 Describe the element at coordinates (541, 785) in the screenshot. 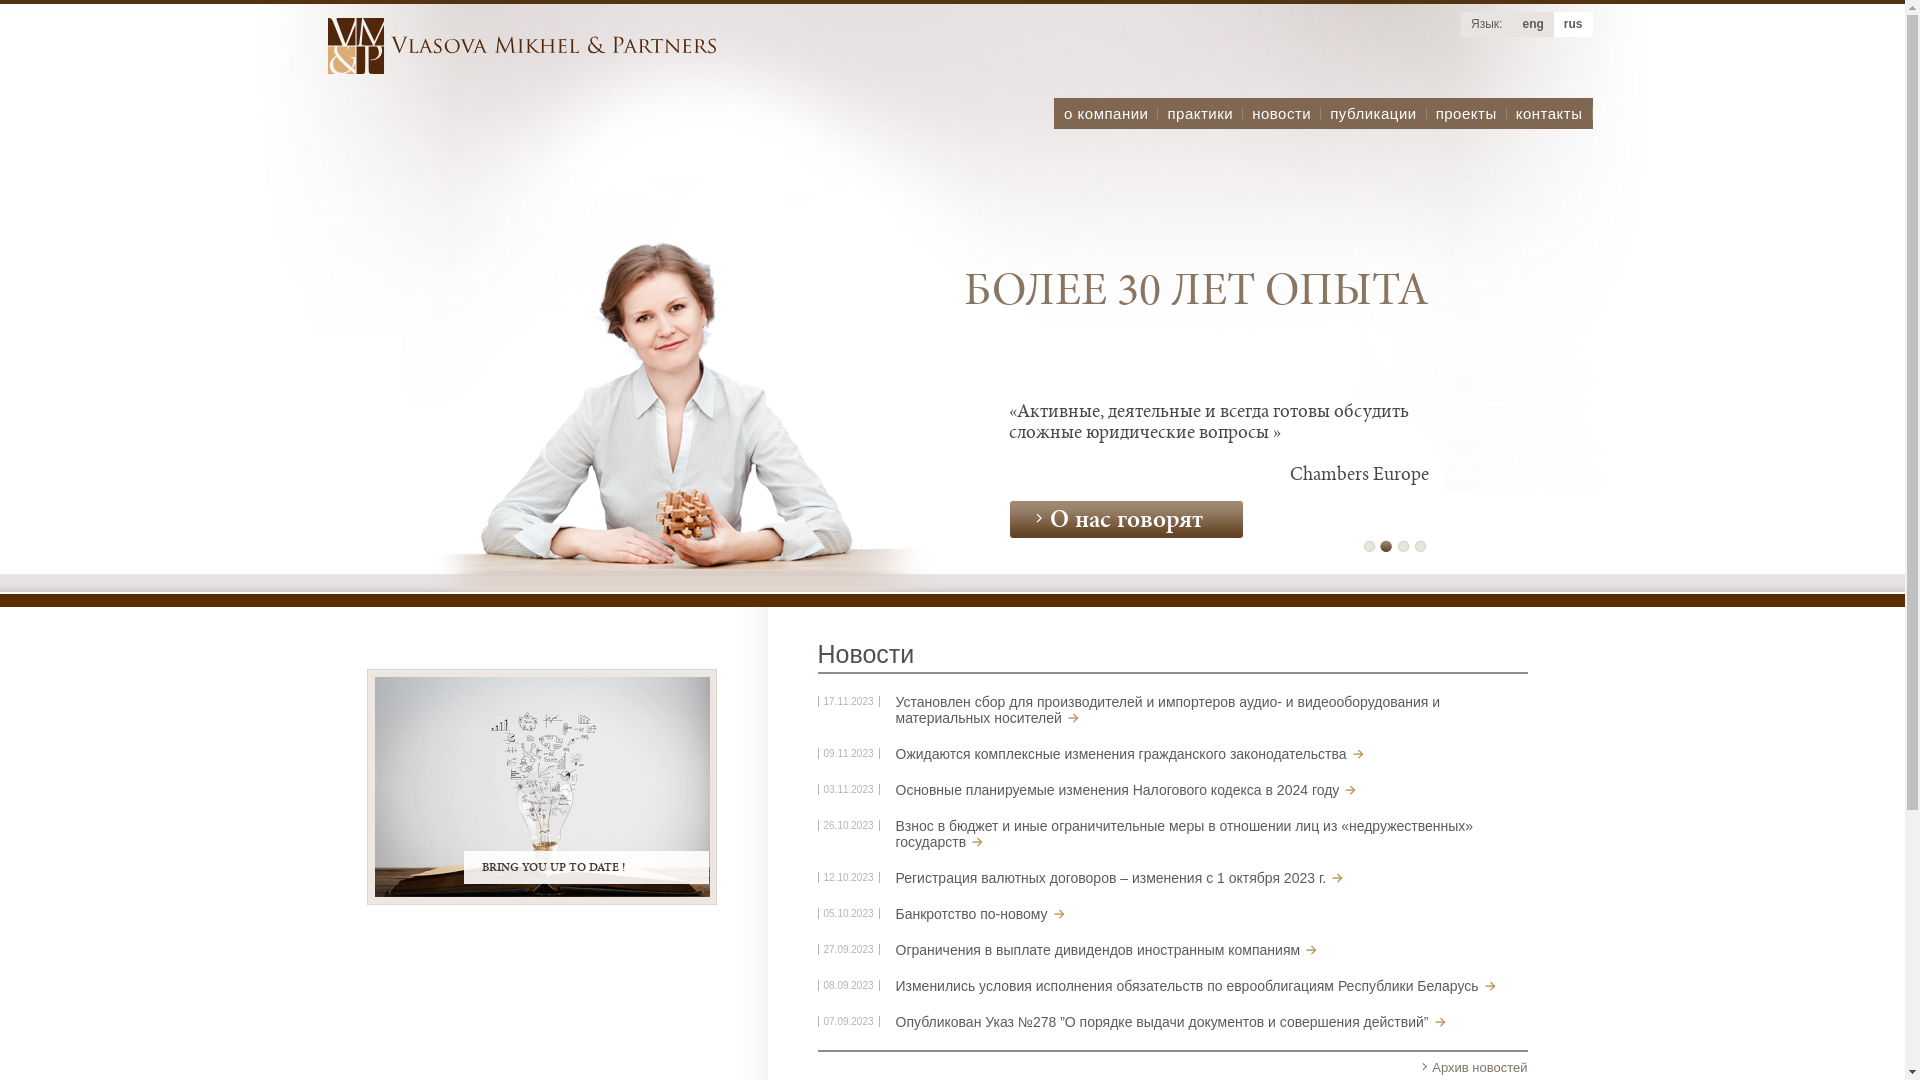

I see `'BRING YOU UP TO DATE !'` at that location.